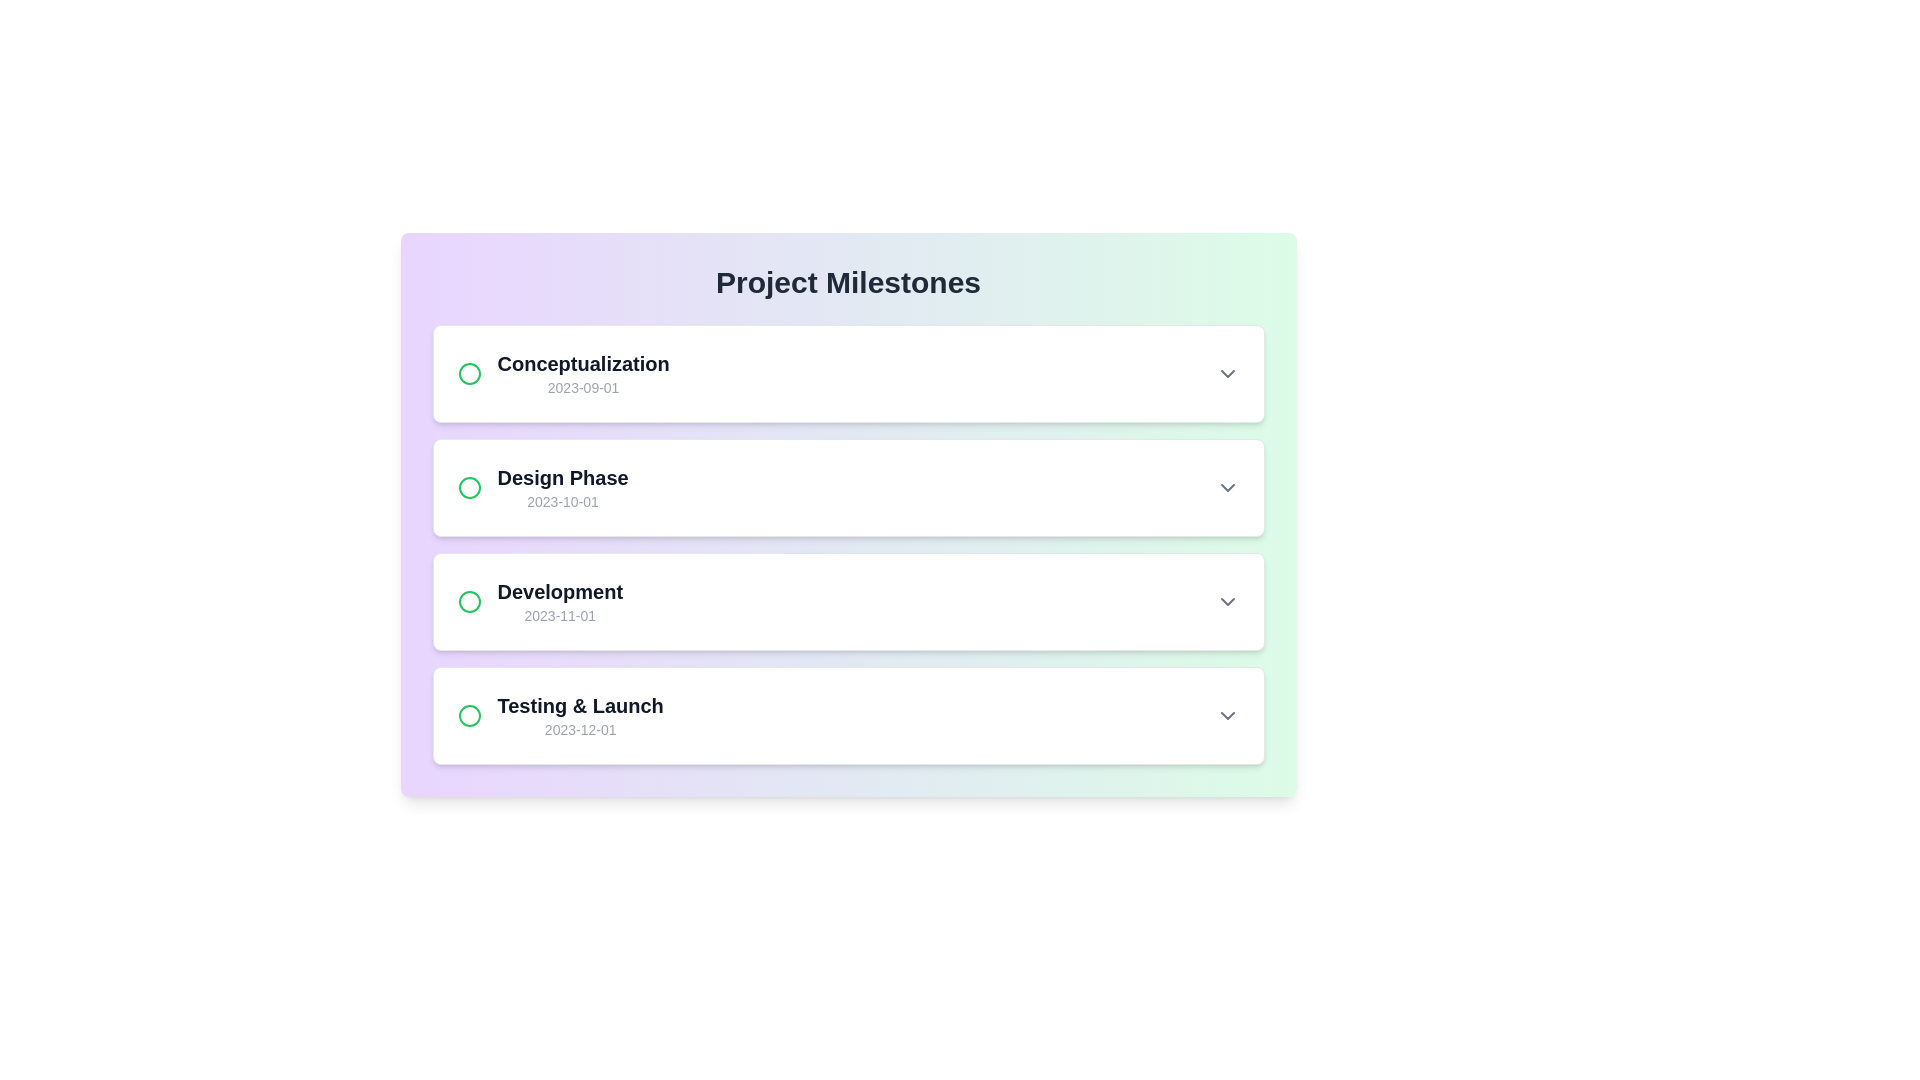  I want to click on the Circular vector graphic element representing the milestone status indicator for the 'Testing & Launch' item in the project milestones list, so click(468, 715).